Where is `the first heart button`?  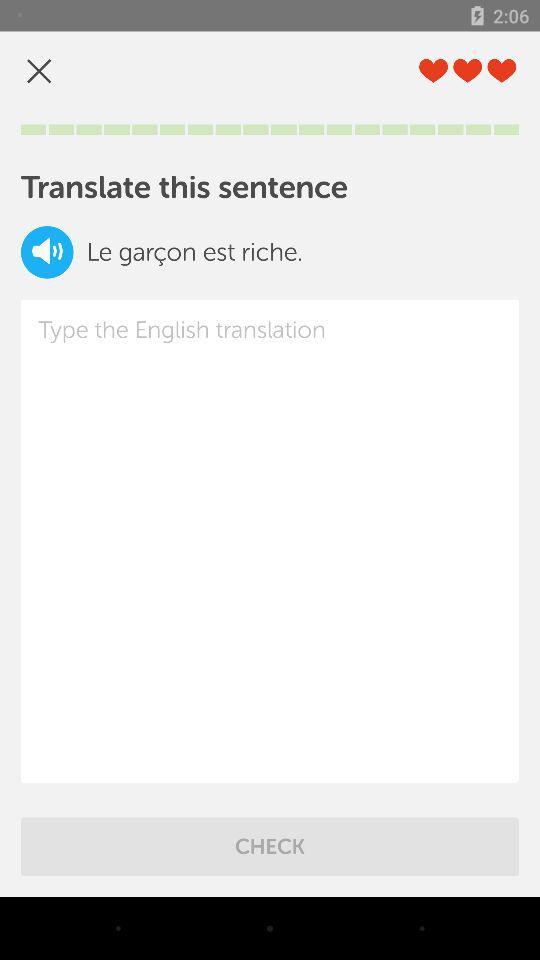
the first heart button is located at coordinates (432, 71).